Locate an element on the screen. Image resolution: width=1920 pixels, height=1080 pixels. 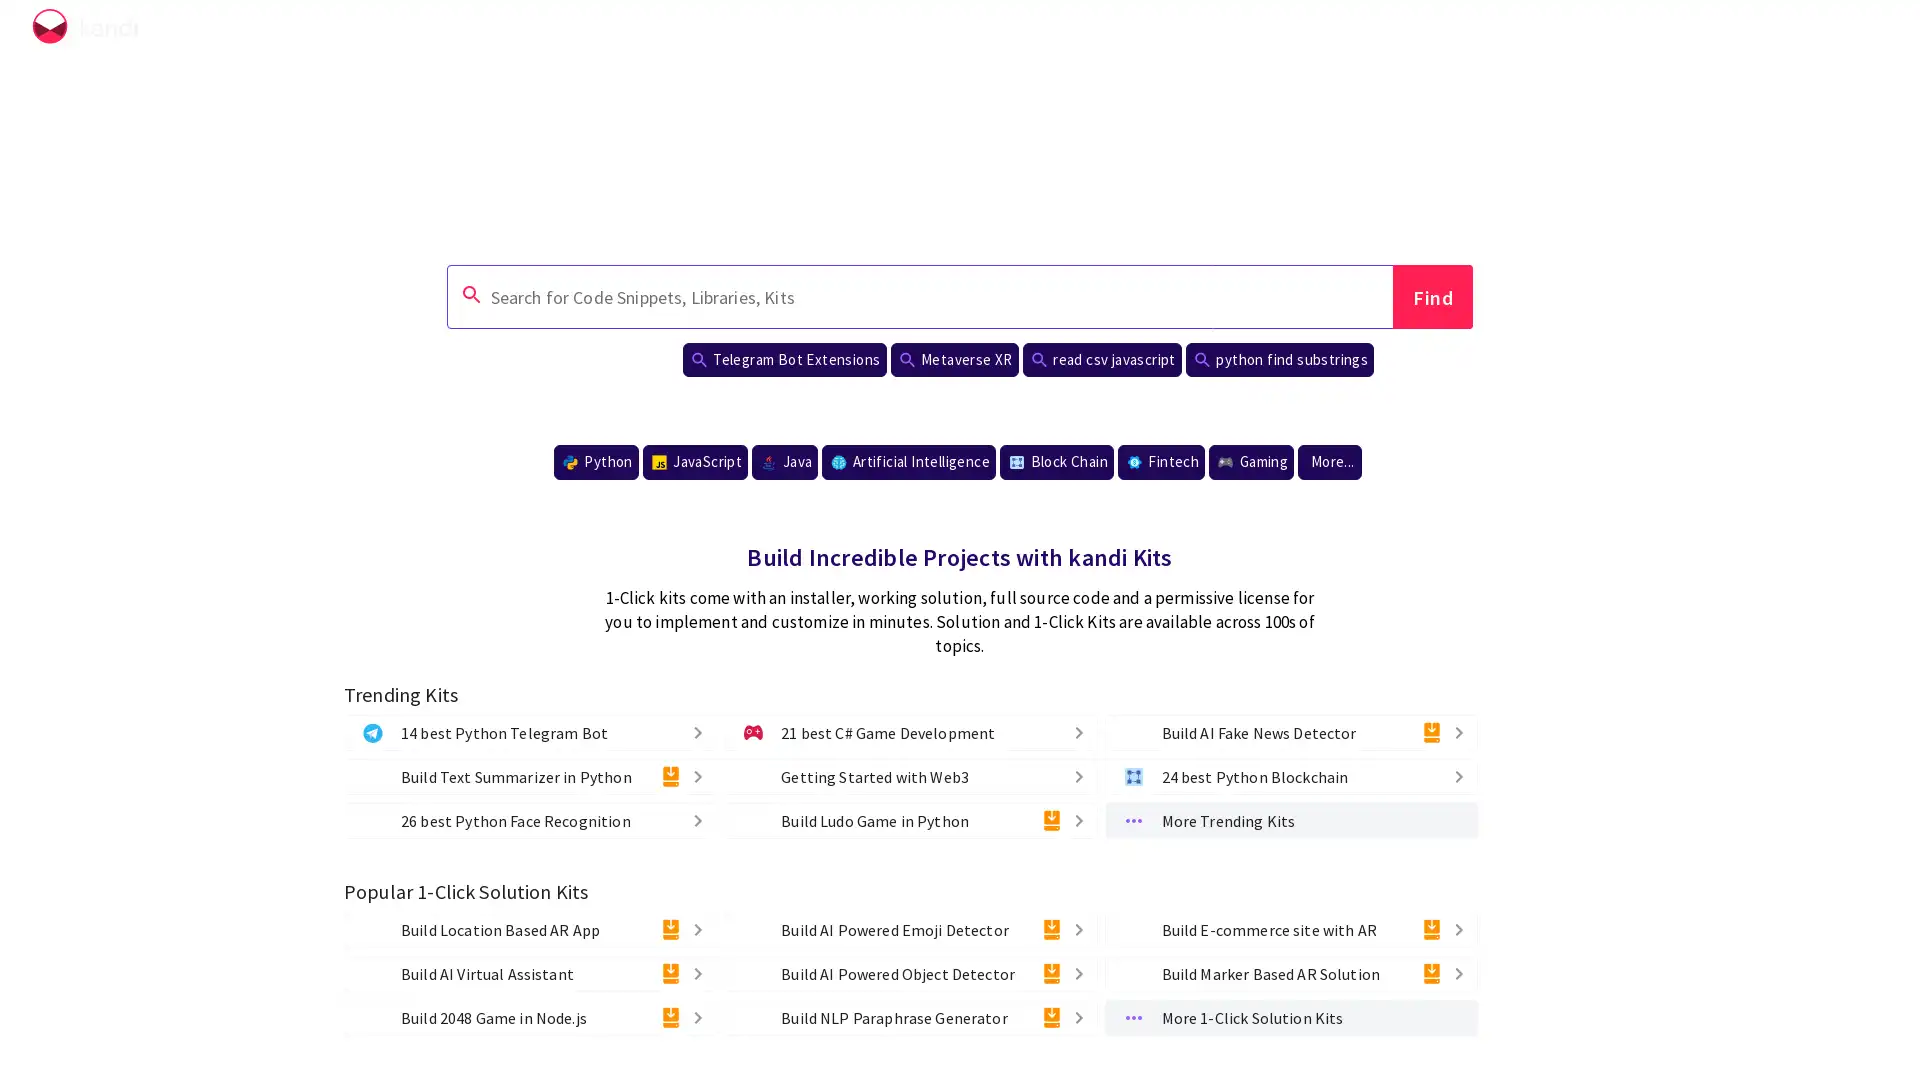
delete is located at coordinates (1077, 1017).